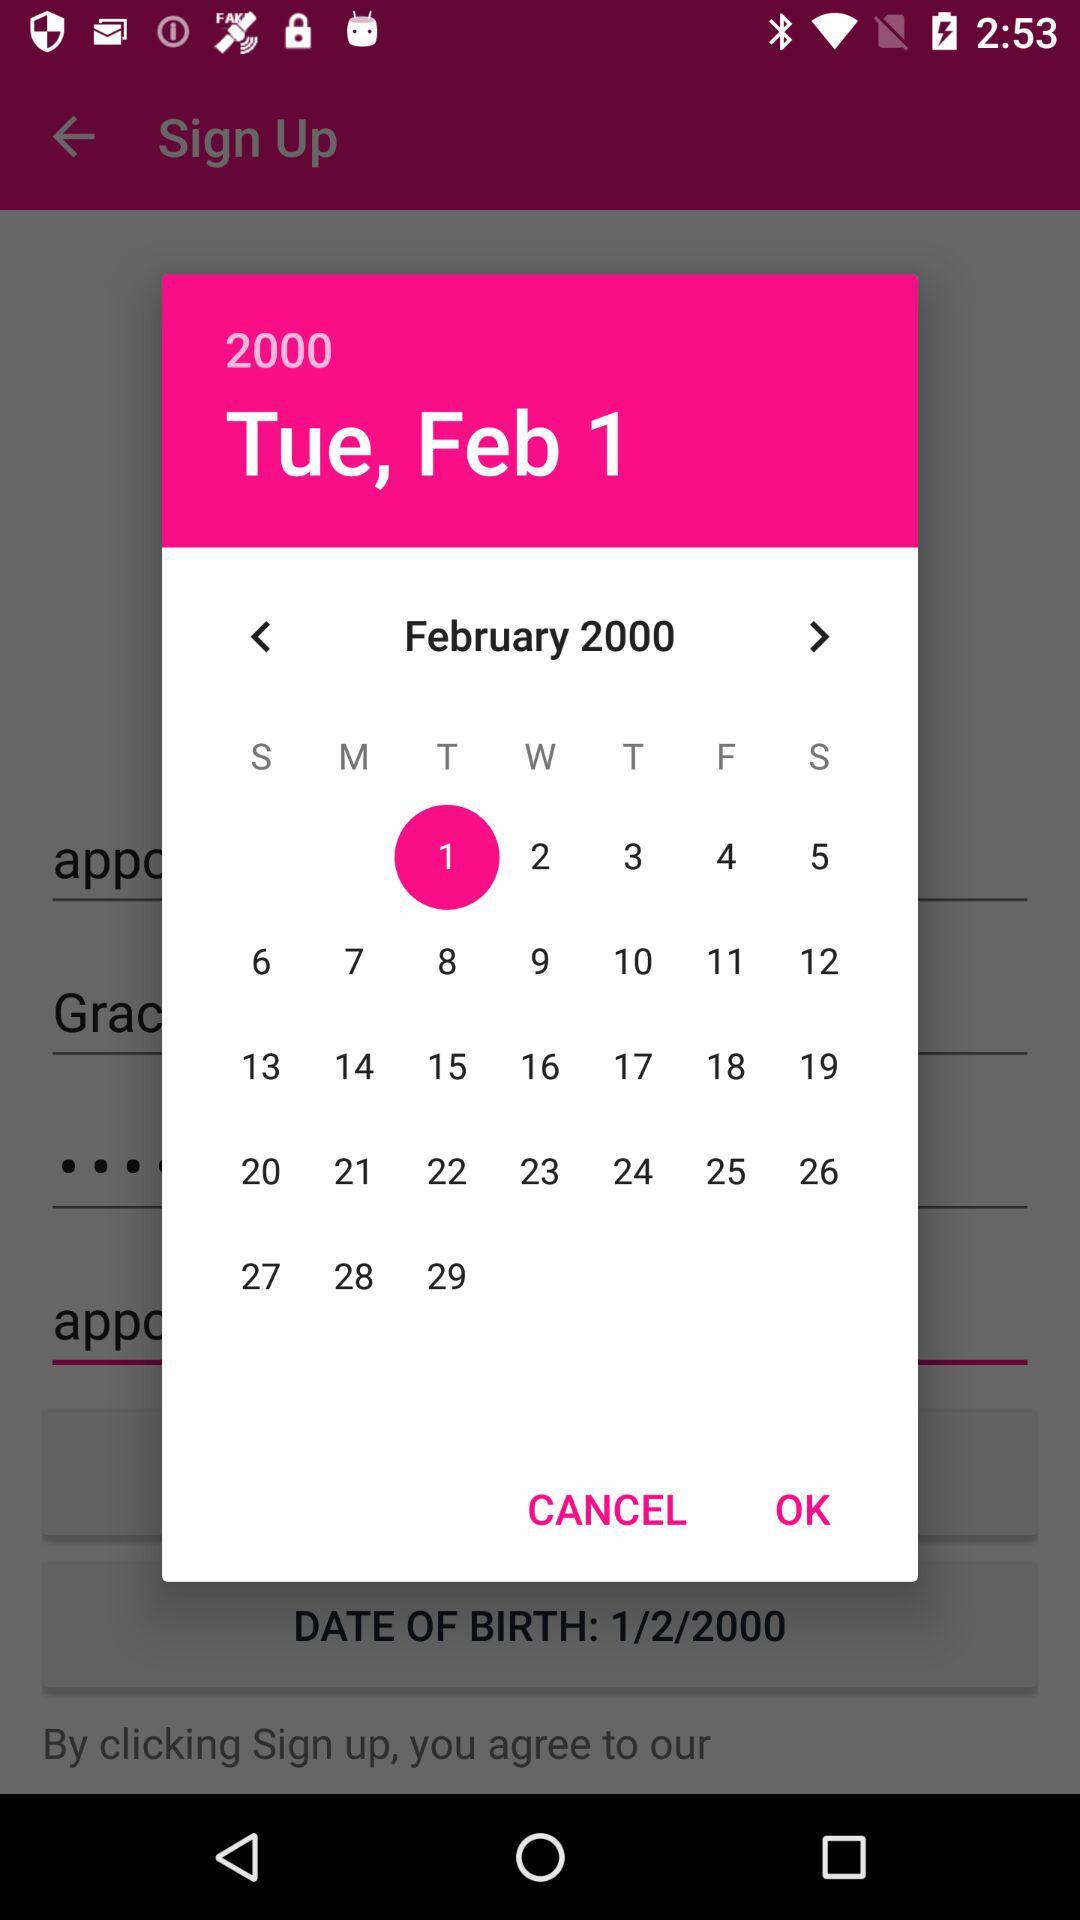 The width and height of the screenshot is (1080, 1920). I want to click on the icon next to the ok icon, so click(606, 1508).